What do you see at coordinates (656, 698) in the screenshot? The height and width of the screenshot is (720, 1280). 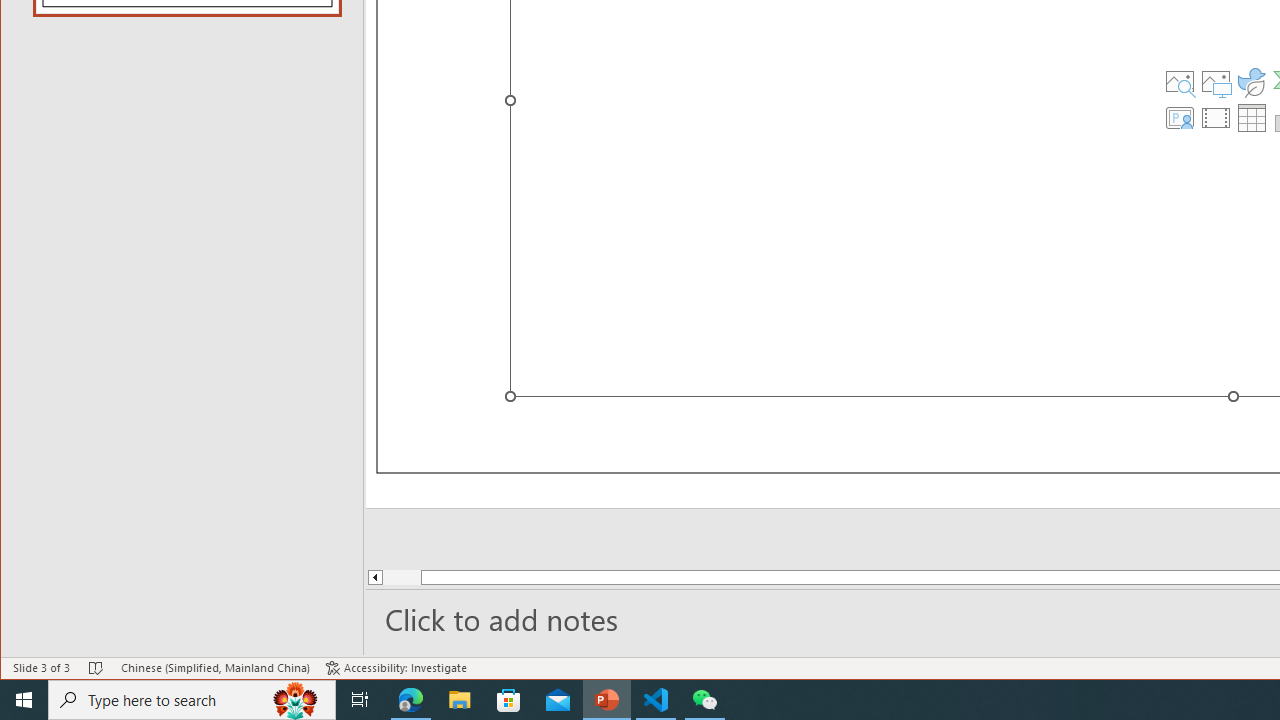 I see `'Visual Studio Code - 1 running window'` at bounding box center [656, 698].